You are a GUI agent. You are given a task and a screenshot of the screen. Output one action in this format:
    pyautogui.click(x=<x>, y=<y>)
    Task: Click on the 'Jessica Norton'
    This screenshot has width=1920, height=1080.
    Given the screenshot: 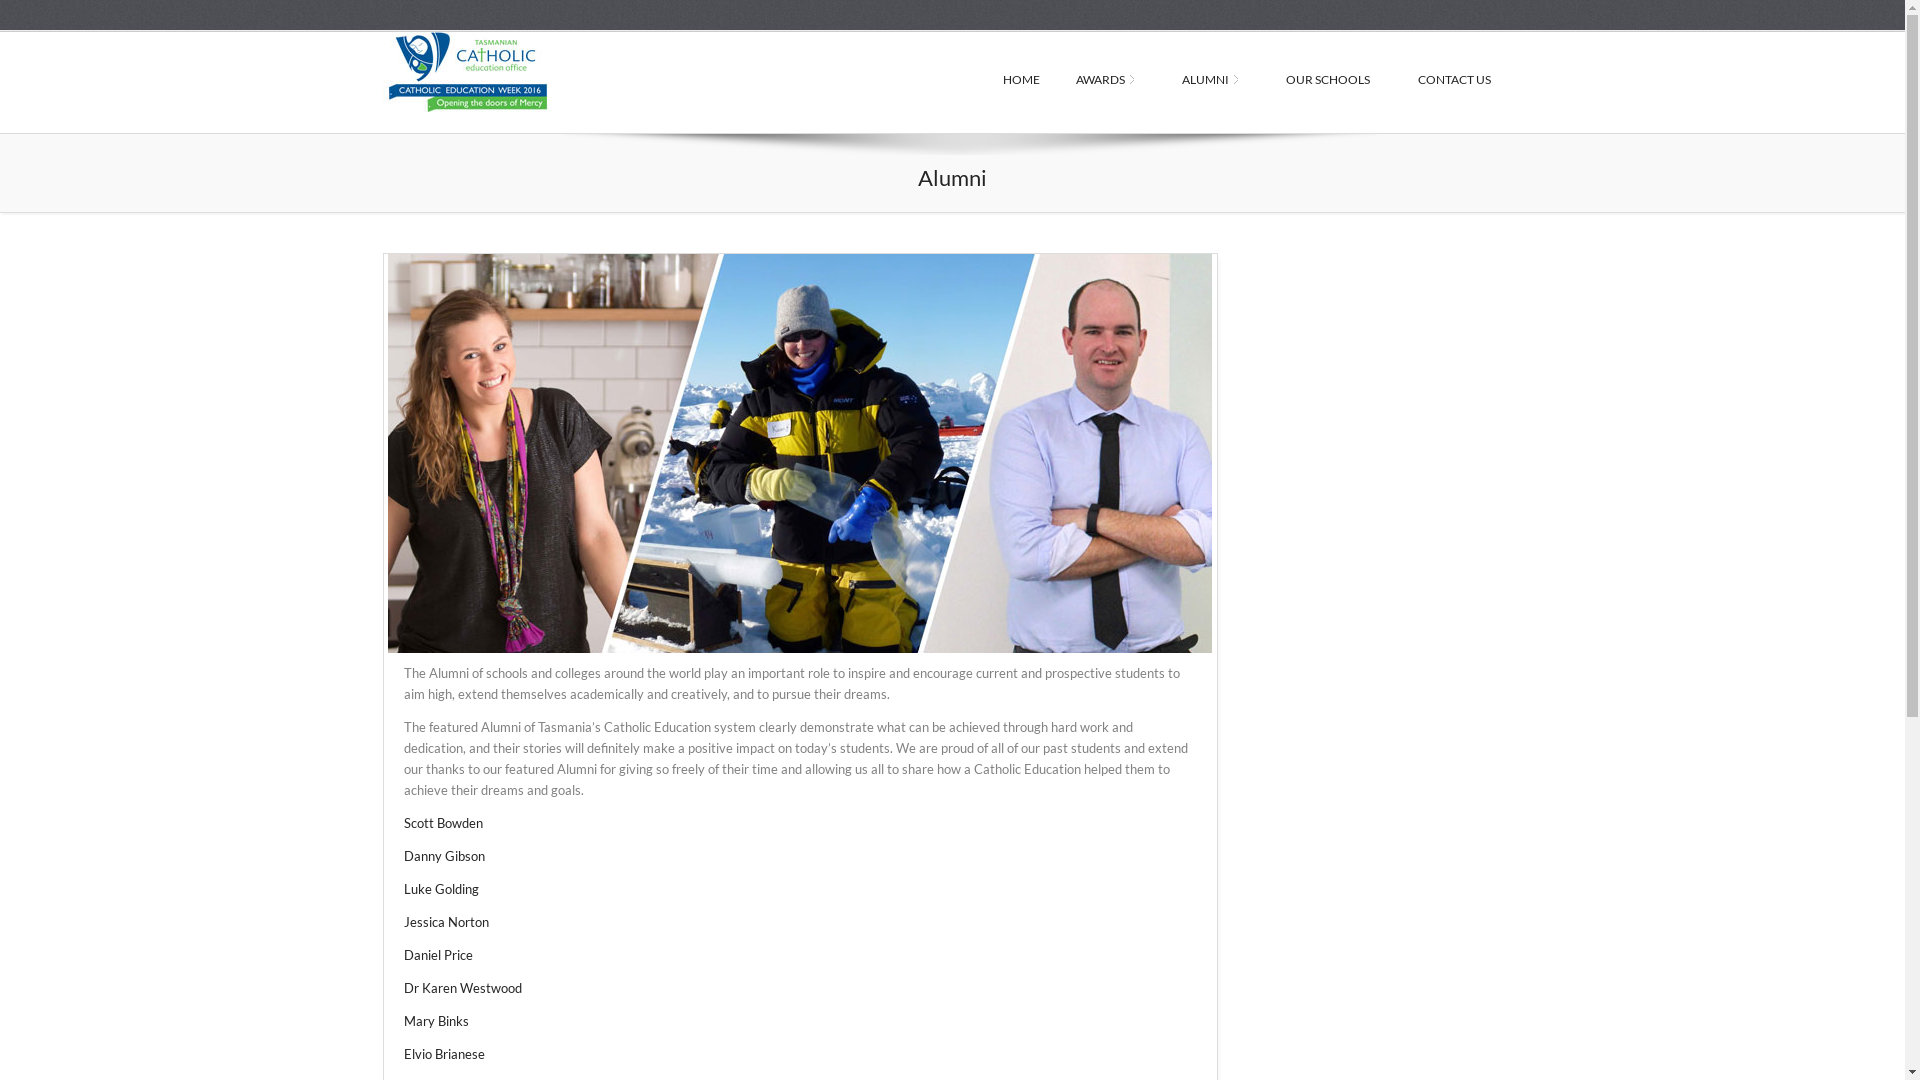 What is the action you would take?
    pyautogui.click(x=402, y=921)
    